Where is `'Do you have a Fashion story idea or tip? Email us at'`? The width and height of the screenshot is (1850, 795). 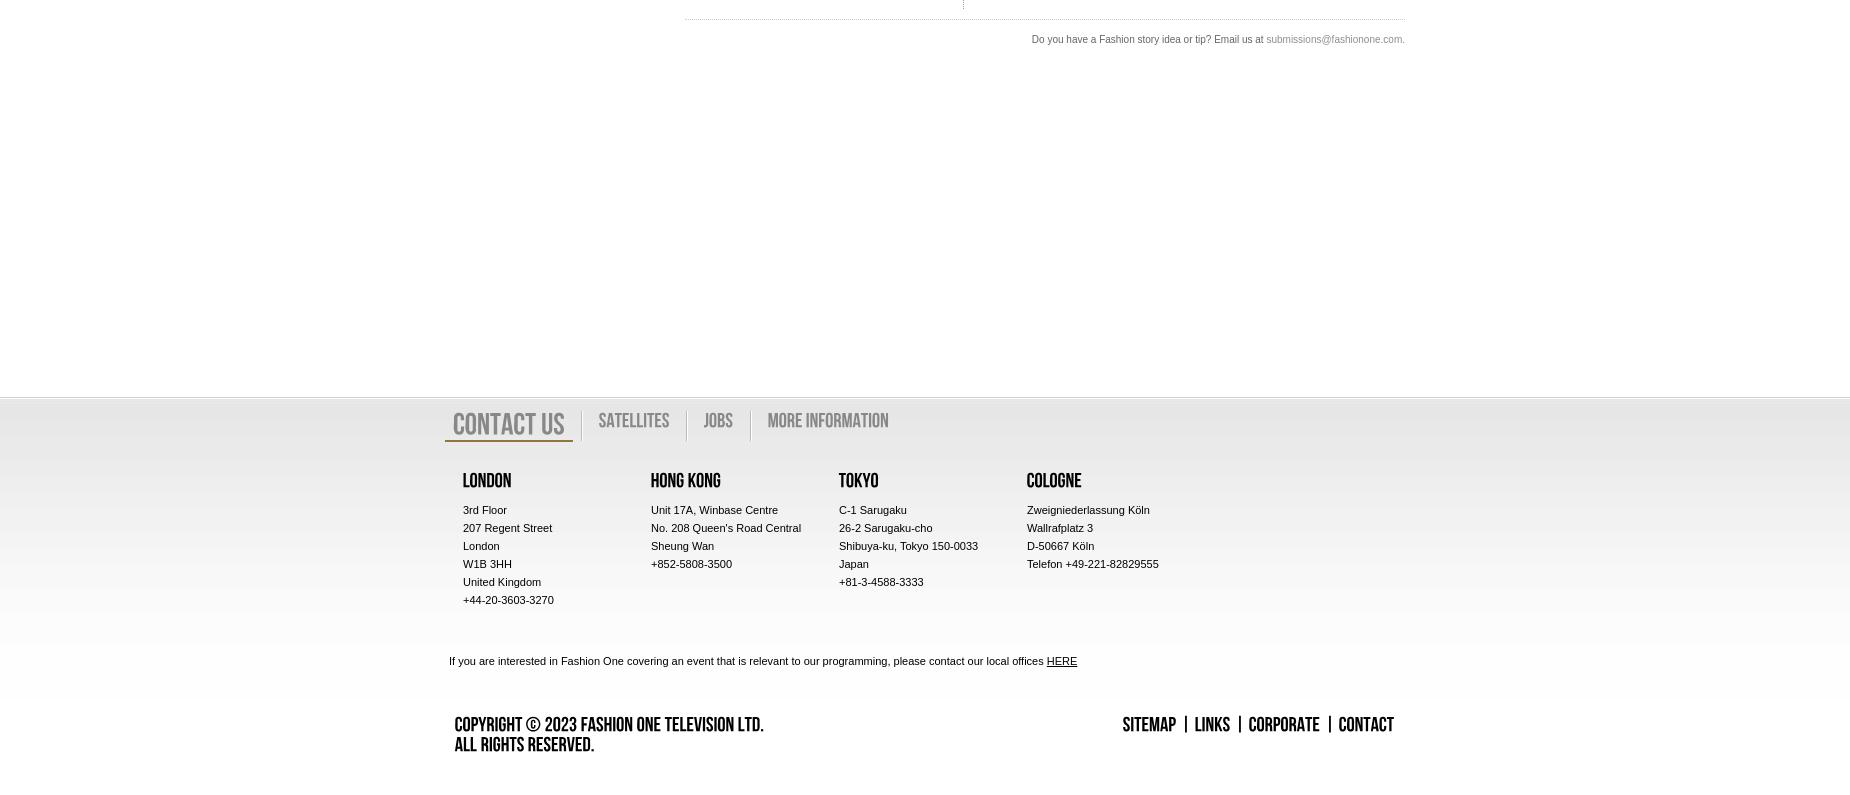 'Do you have a Fashion story idea or tip? Email us at' is located at coordinates (1147, 38).